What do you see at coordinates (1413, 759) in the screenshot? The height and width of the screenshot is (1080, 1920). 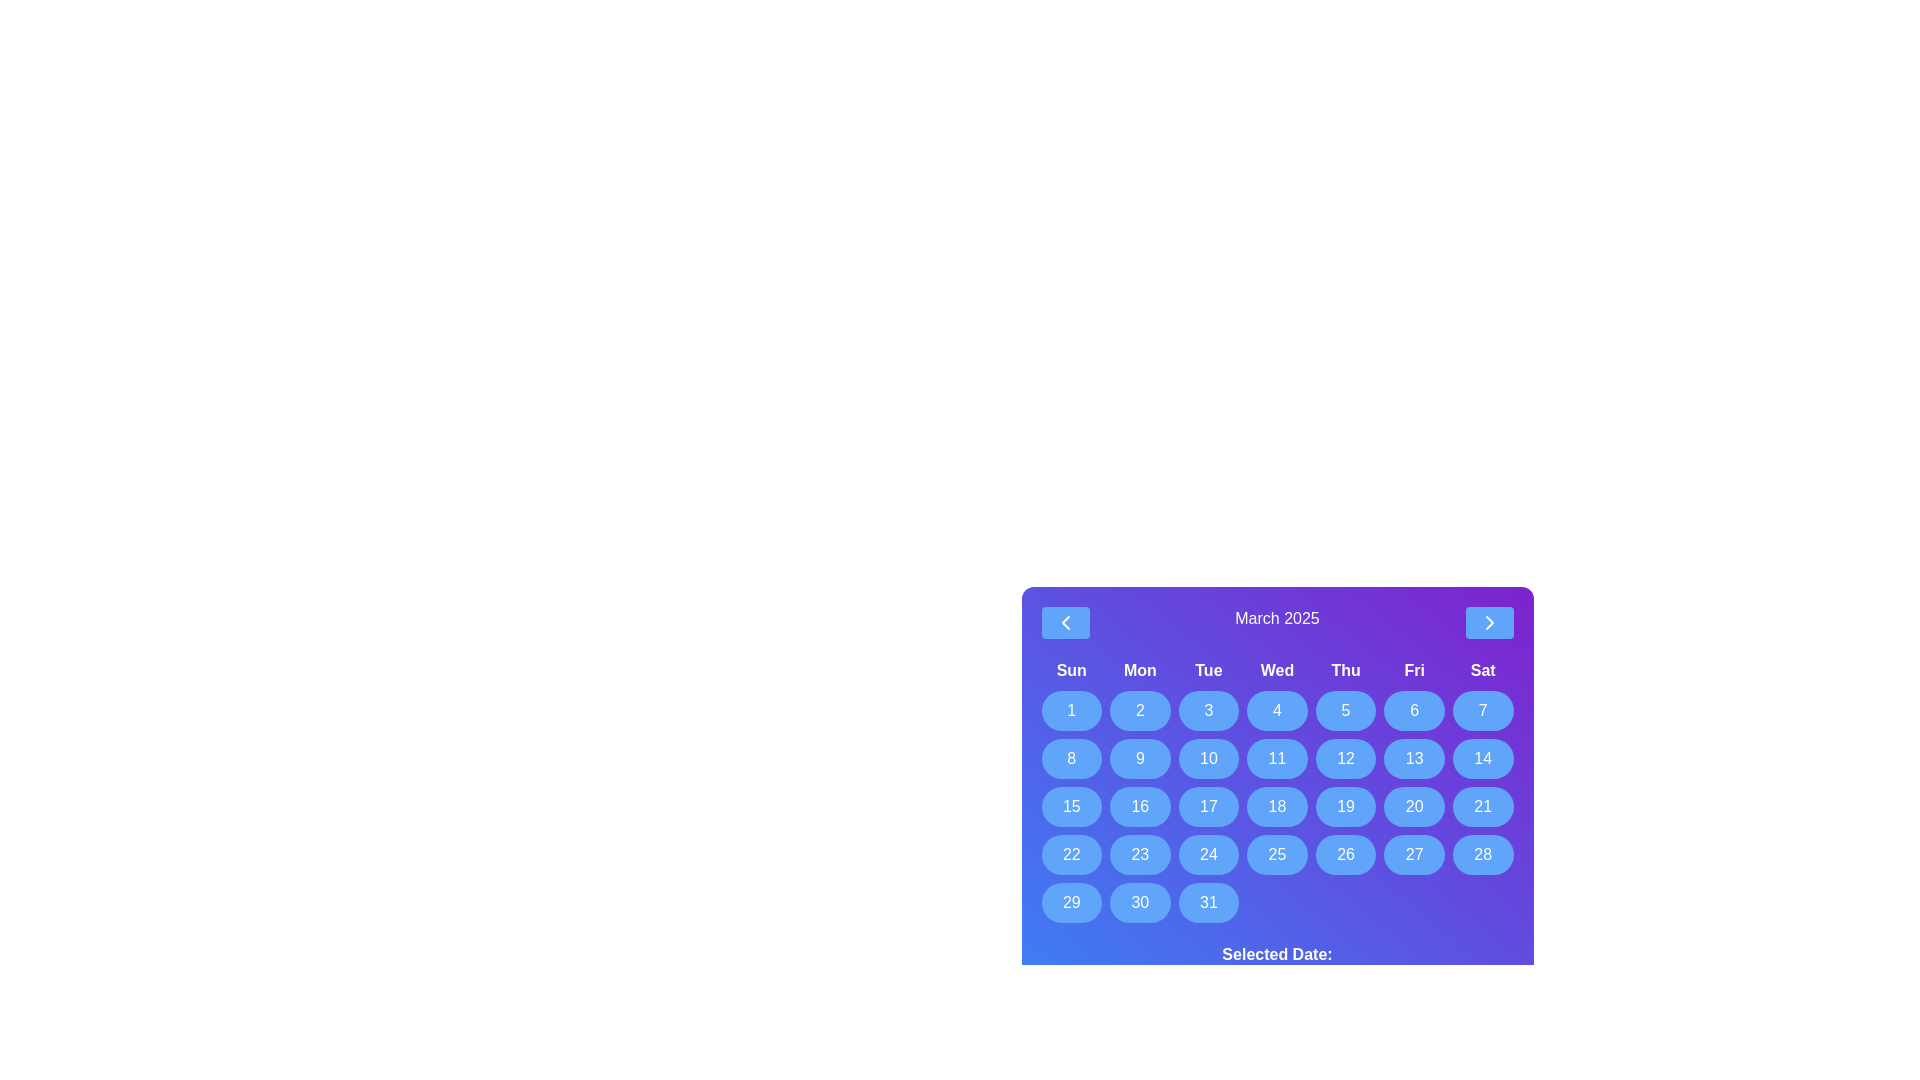 I see `the rounded blue button labeled '13' located in the second row, sixth column of the calendar grid` at bounding box center [1413, 759].